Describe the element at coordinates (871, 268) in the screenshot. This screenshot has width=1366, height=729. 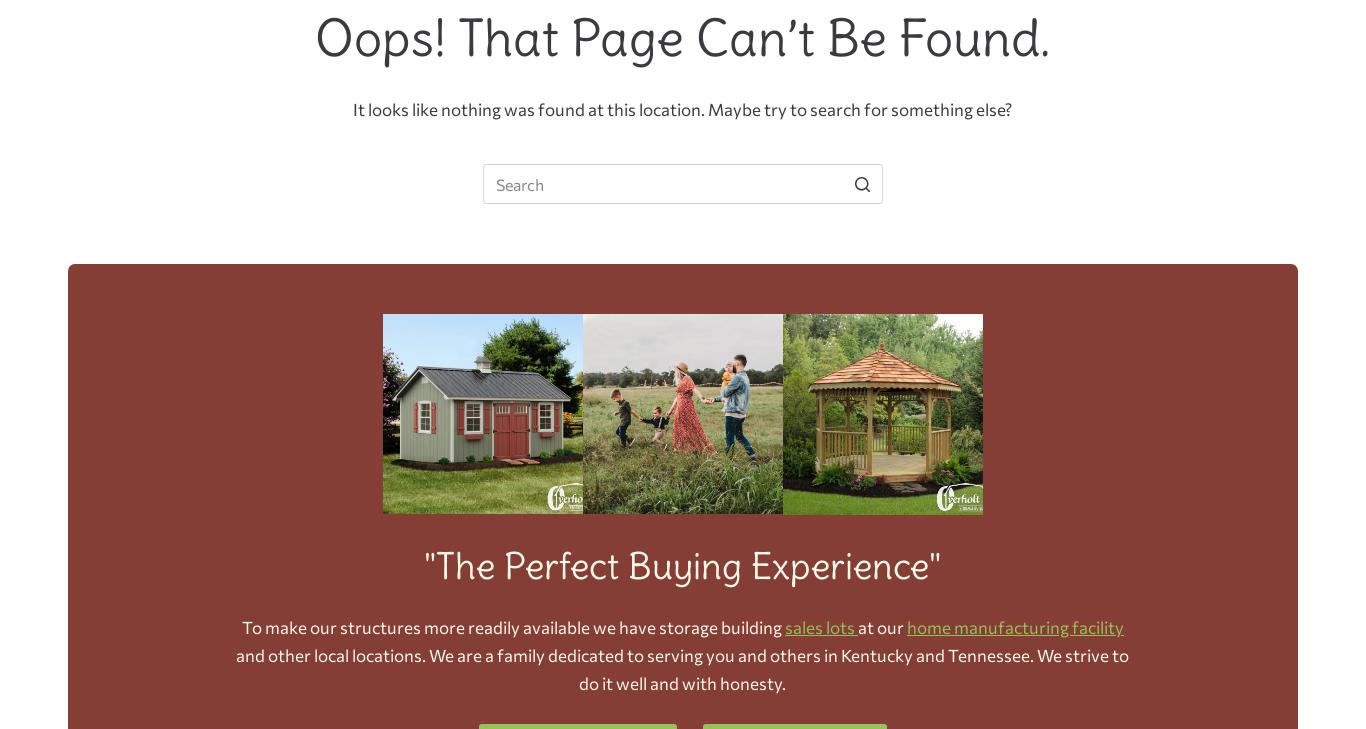
I see `'sales@overholtsheds.biz'` at that location.